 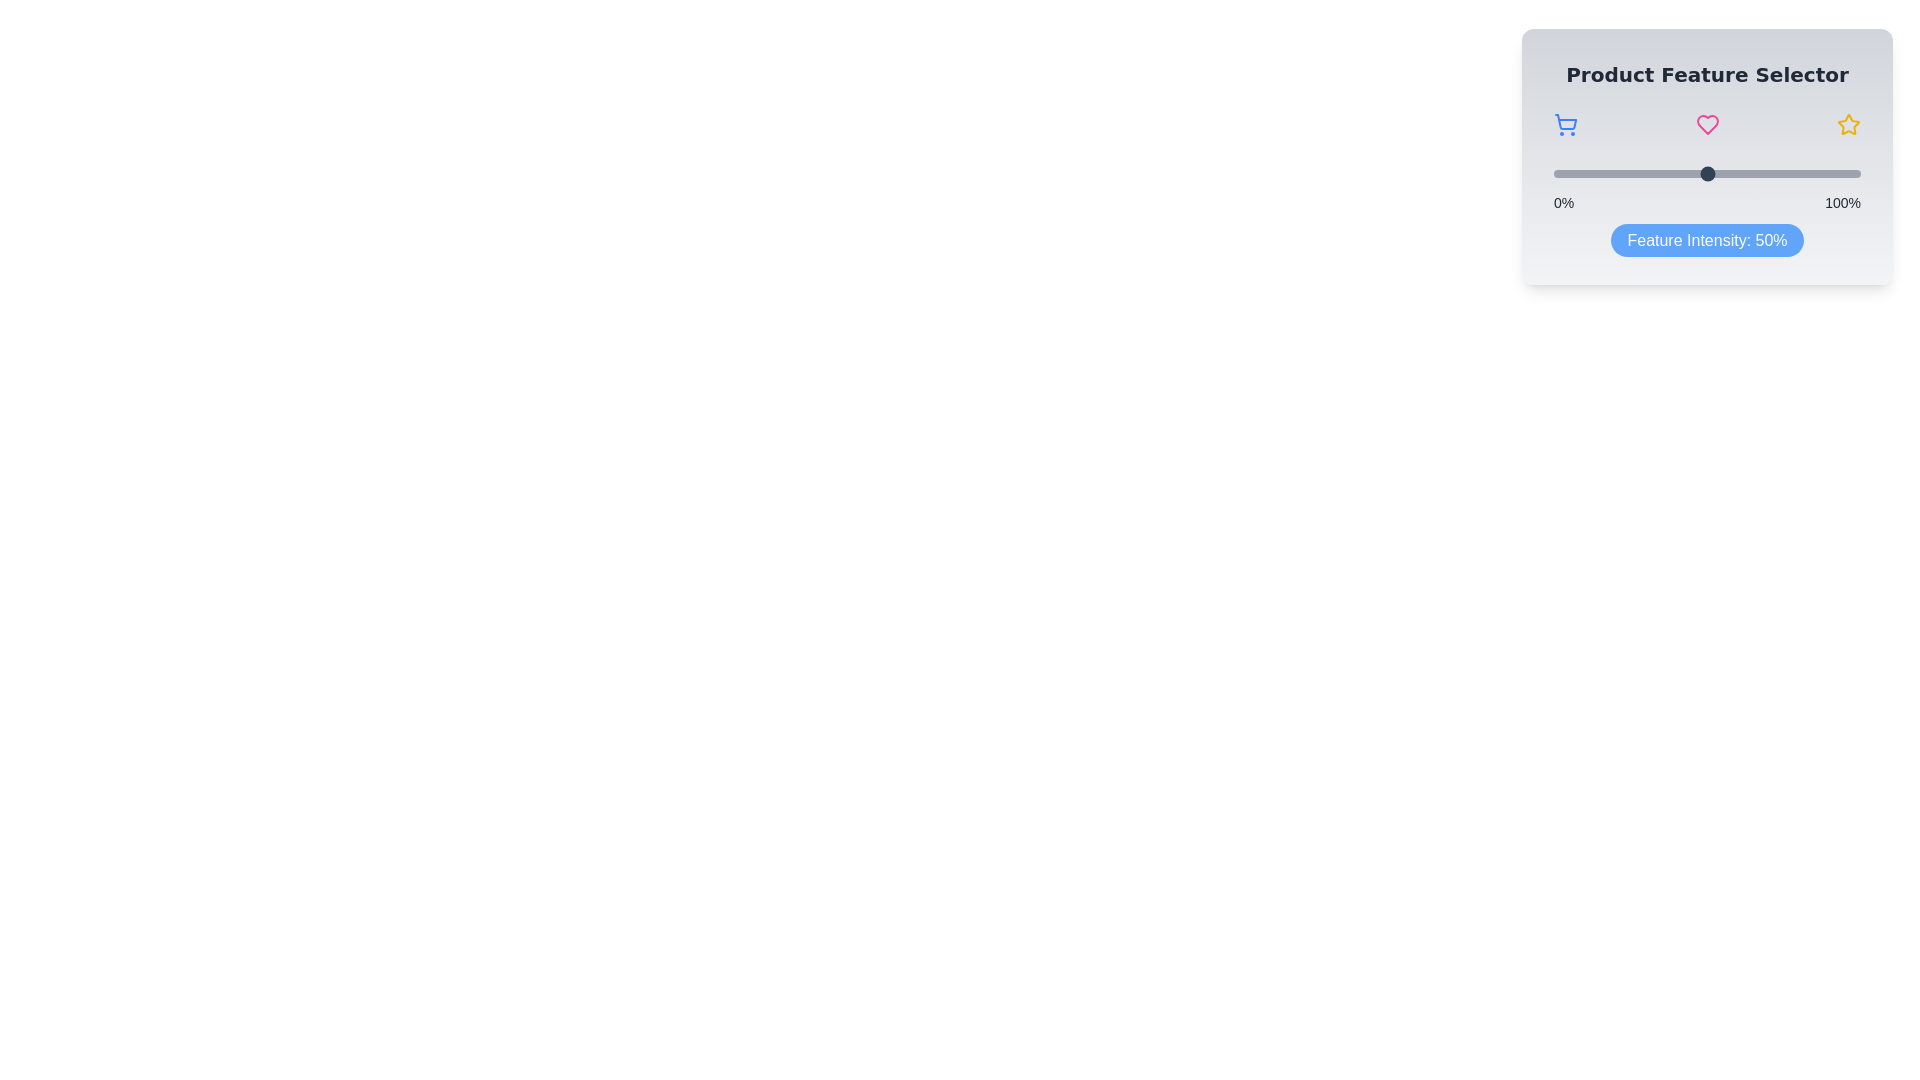 What do you see at coordinates (1564, 124) in the screenshot?
I see `the shopping cart icon` at bounding box center [1564, 124].